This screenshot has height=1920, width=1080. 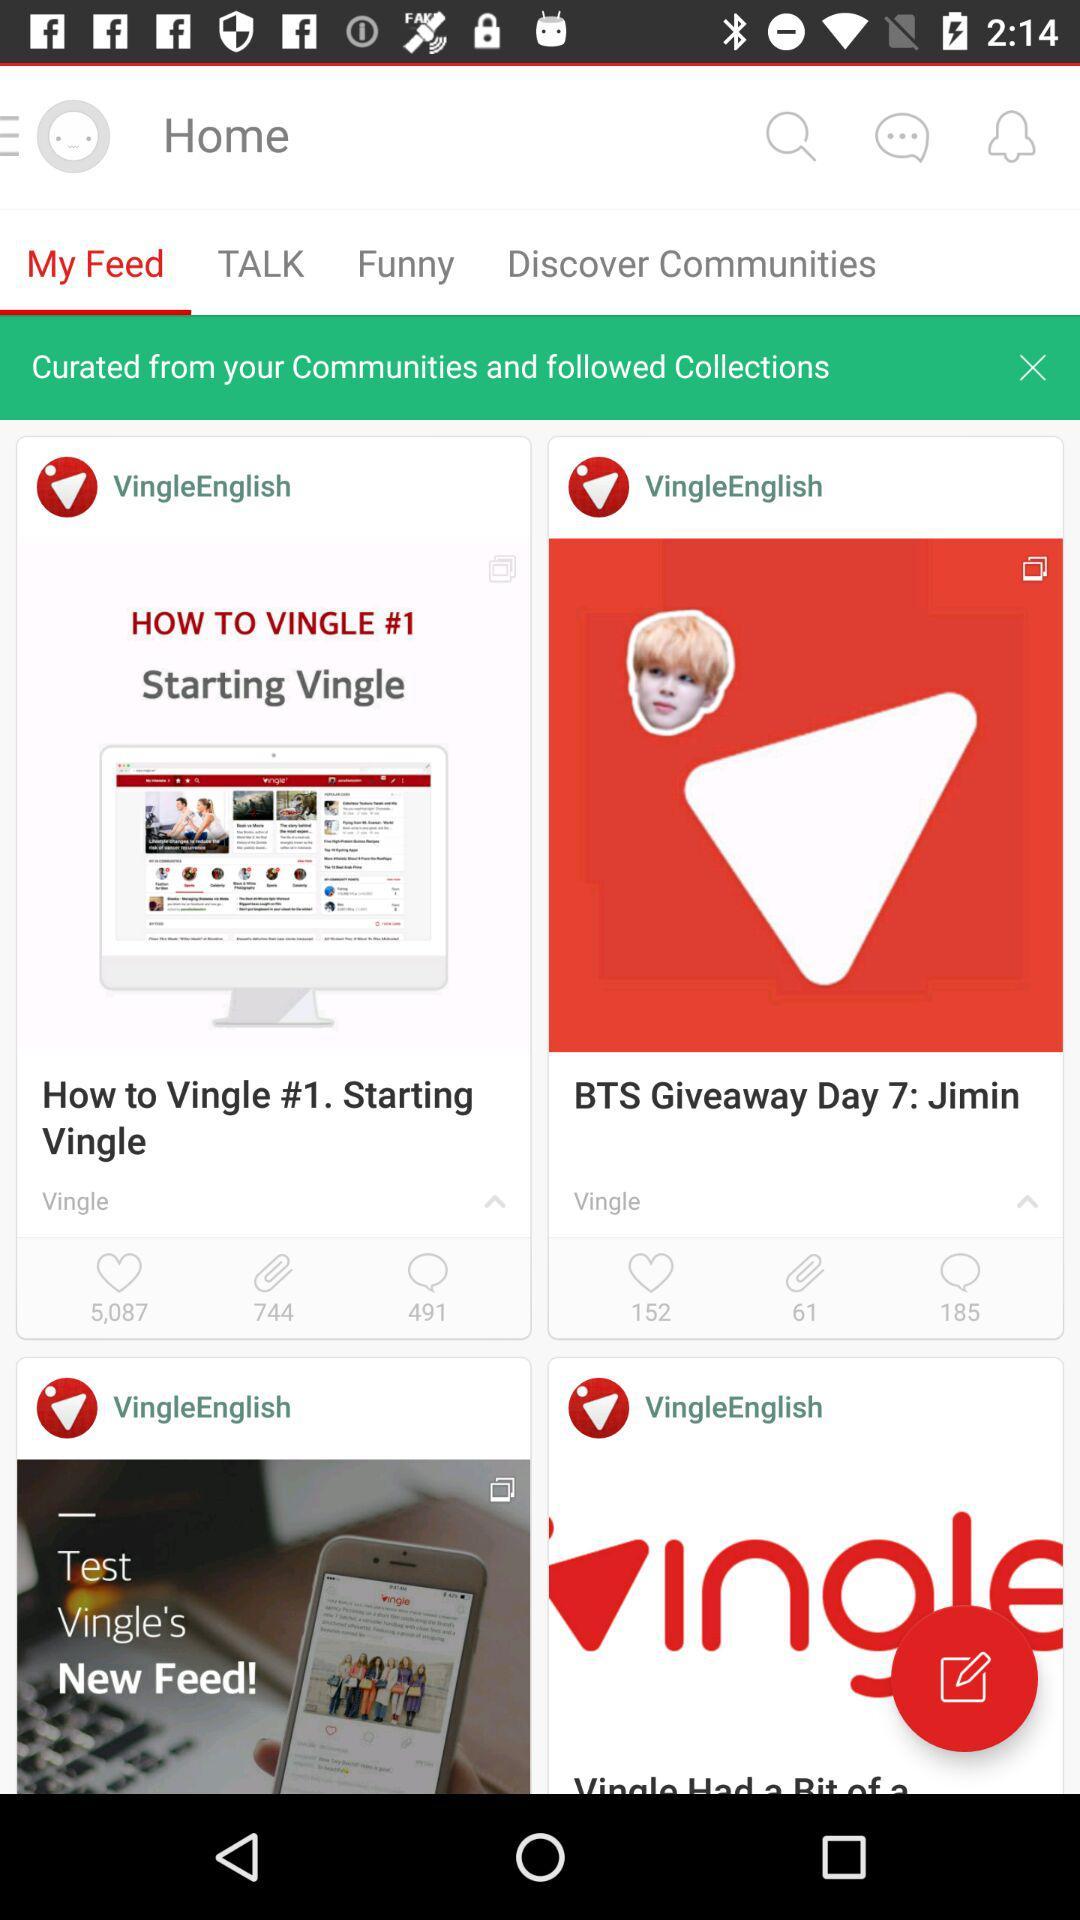 I want to click on notification, so click(x=1011, y=135).